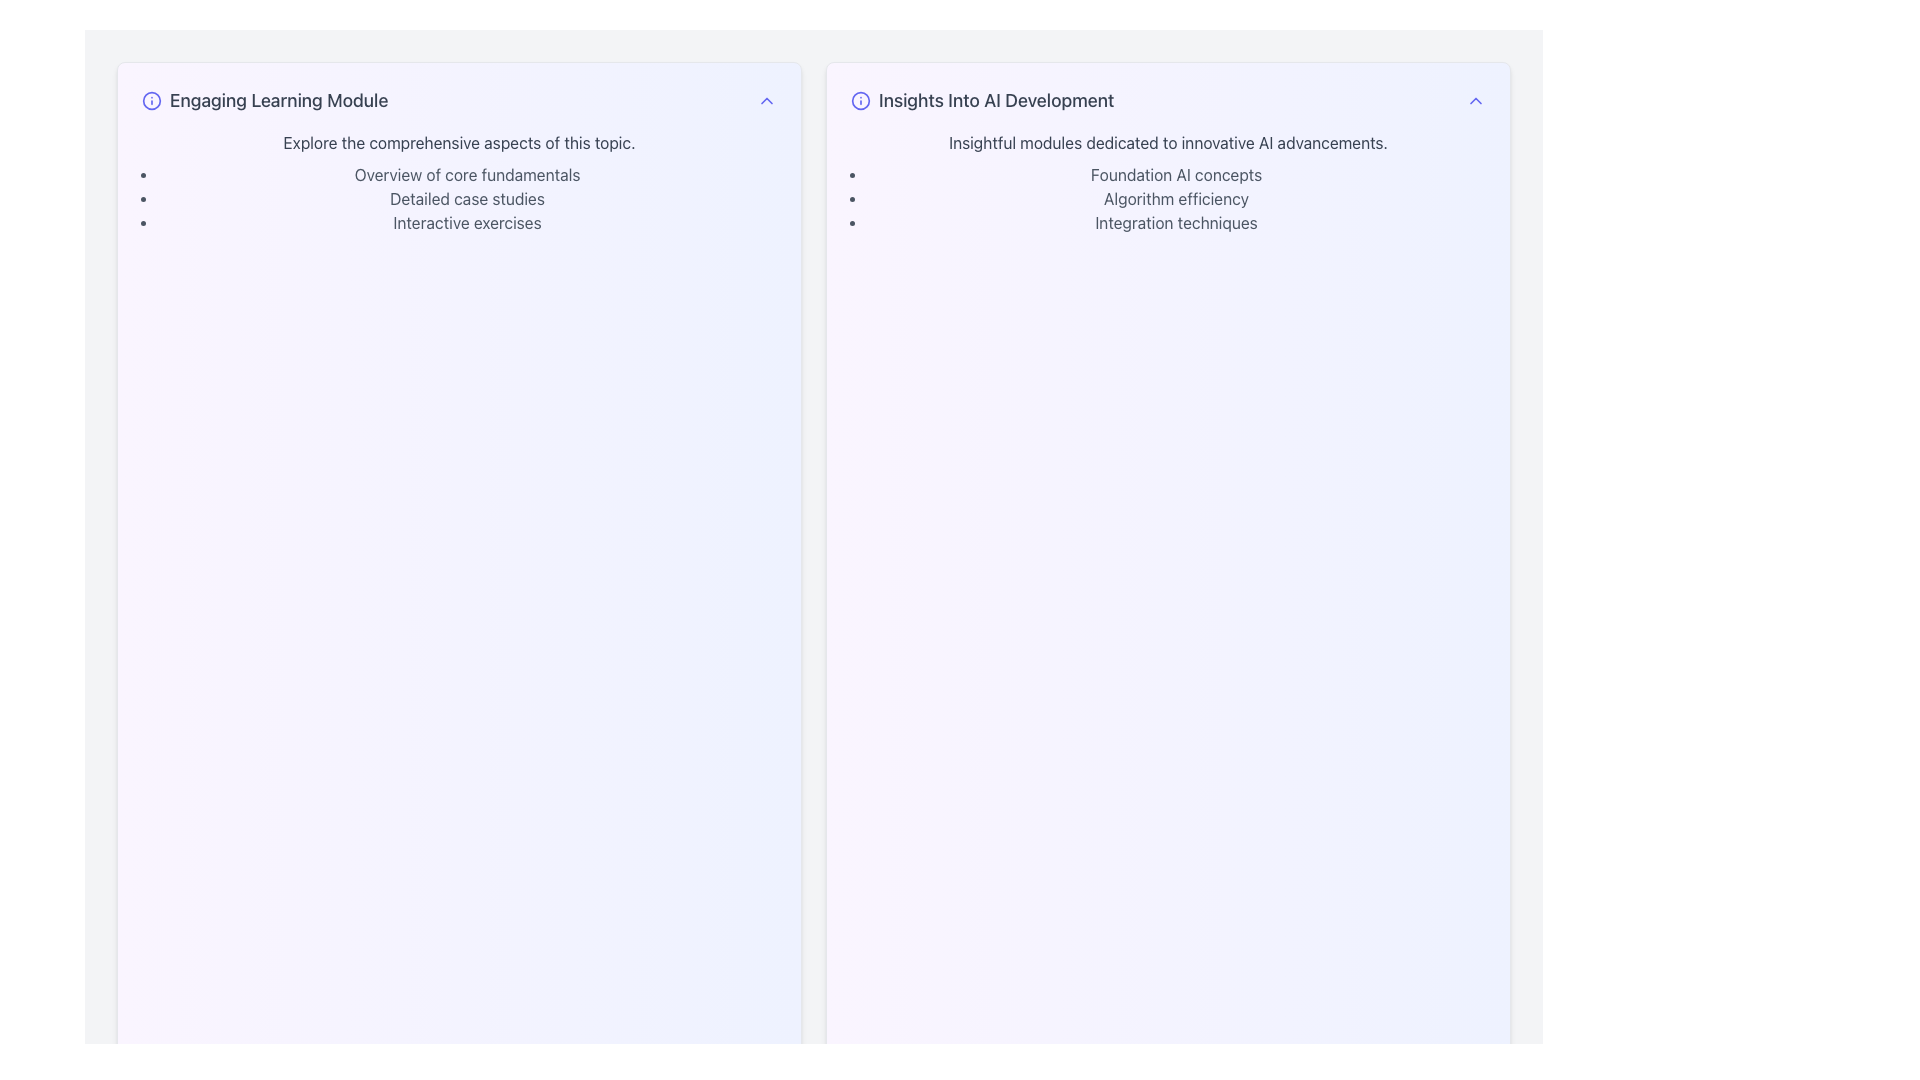 This screenshot has height=1080, width=1920. Describe the element at coordinates (1176, 173) in the screenshot. I see `descriptive bullet point text outlining a concept related to AI, which is the first item in the list within the 'Insights Into AI Development' panel` at that location.